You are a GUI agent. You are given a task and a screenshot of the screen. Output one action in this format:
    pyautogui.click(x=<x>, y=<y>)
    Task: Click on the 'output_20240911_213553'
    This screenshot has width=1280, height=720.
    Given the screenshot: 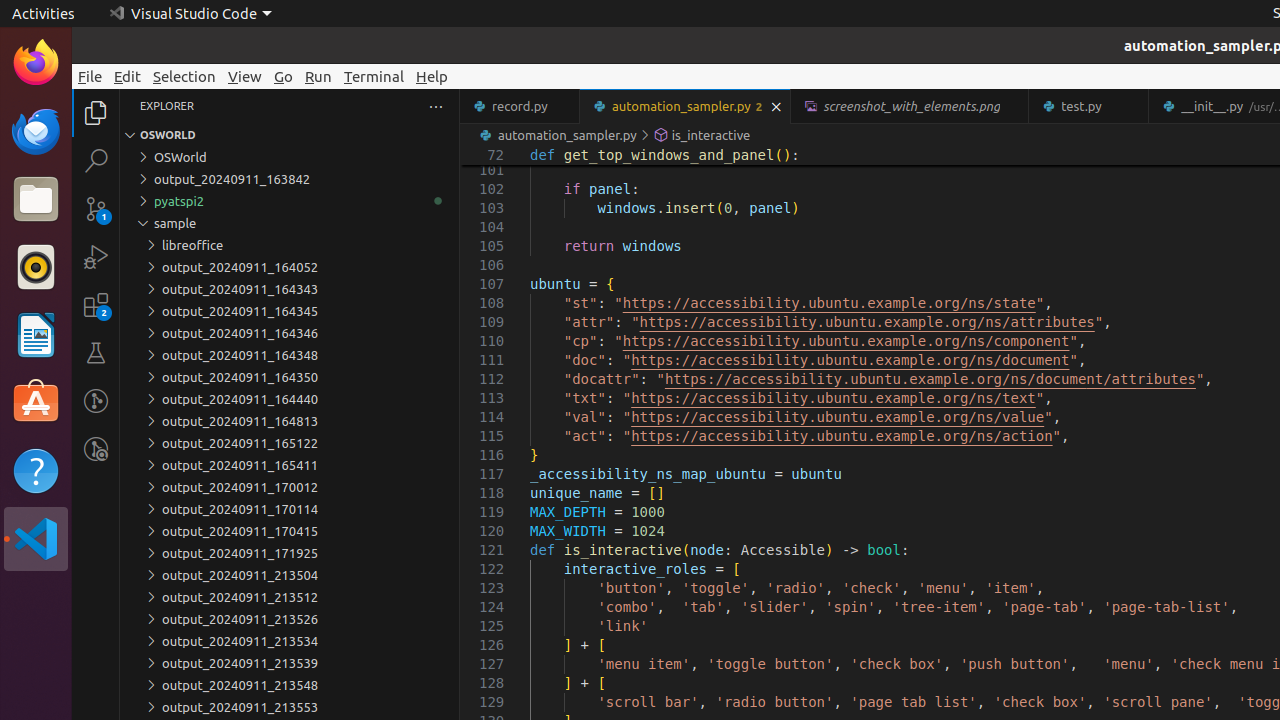 What is the action you would take?
    pyautogui.click(x=288, y=705)
    